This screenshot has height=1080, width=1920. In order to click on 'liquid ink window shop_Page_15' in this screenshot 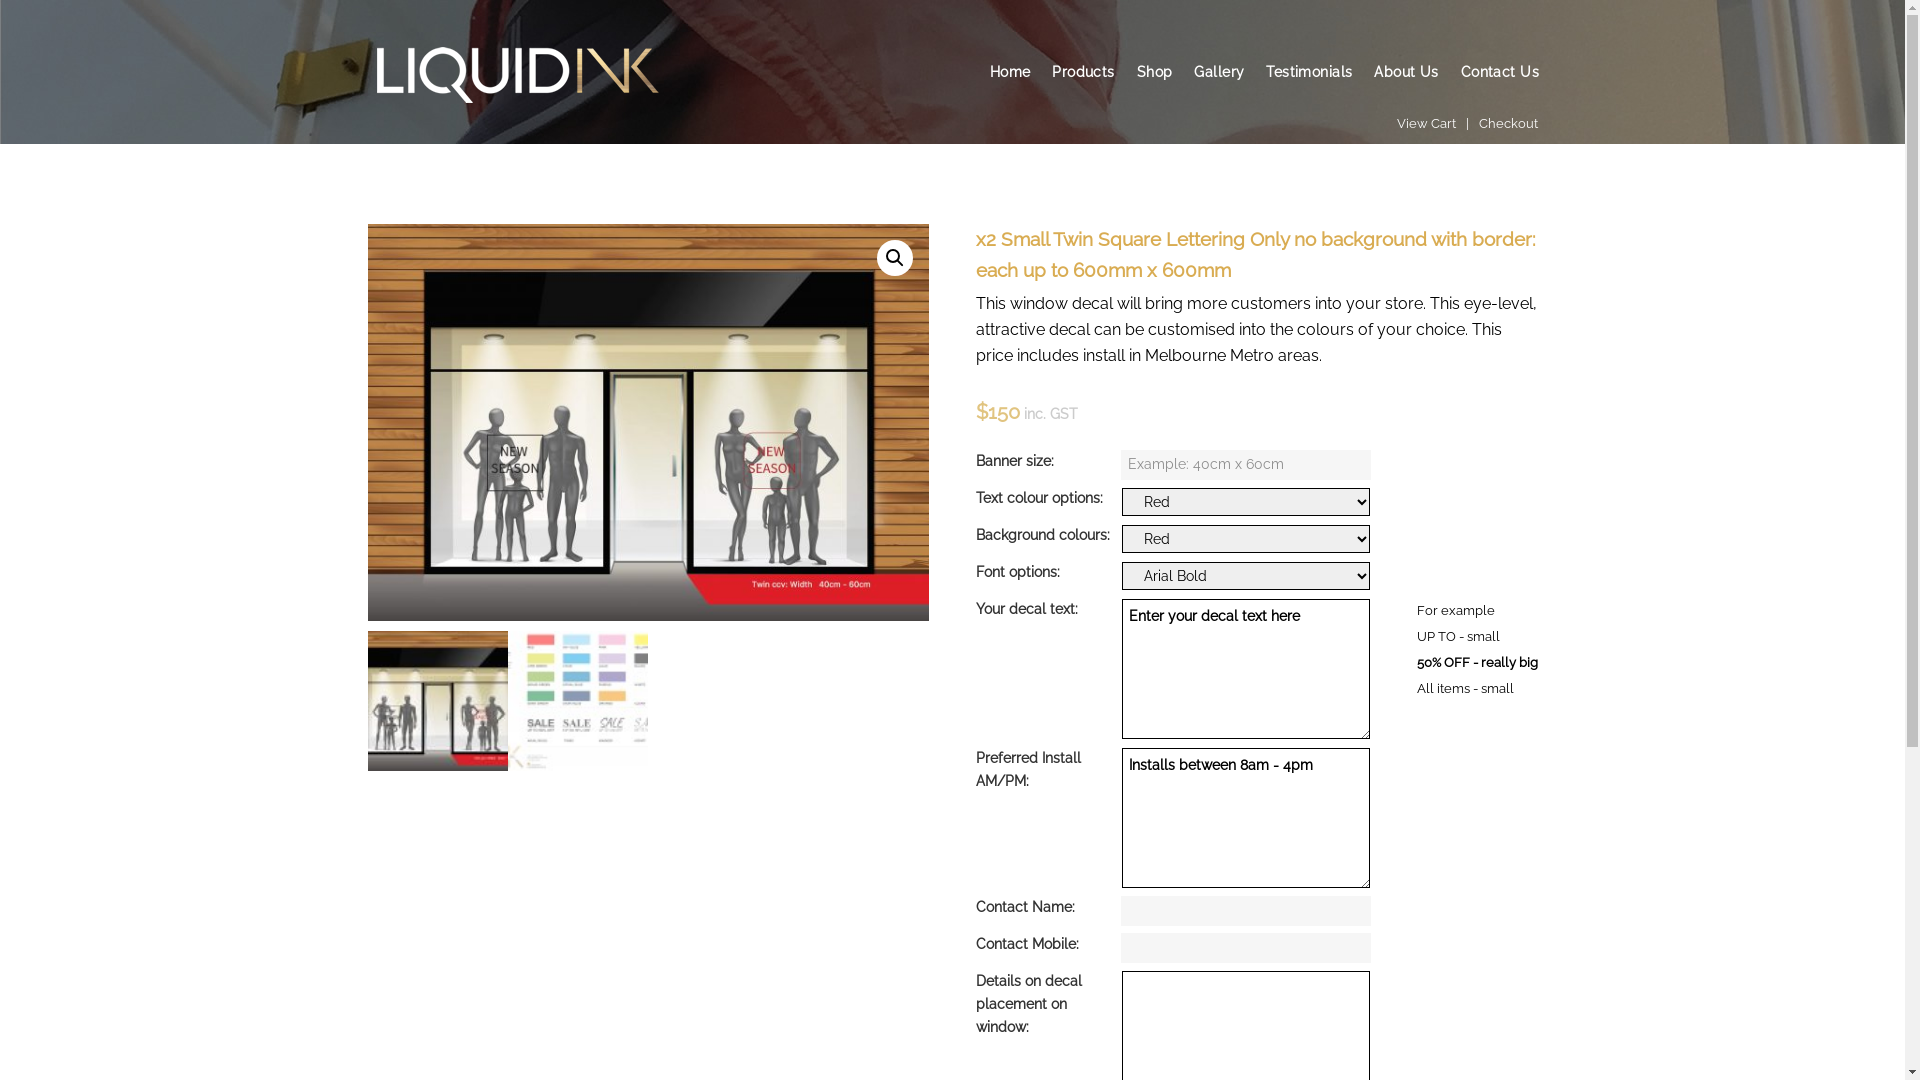, I will do `click(648, 421)`.